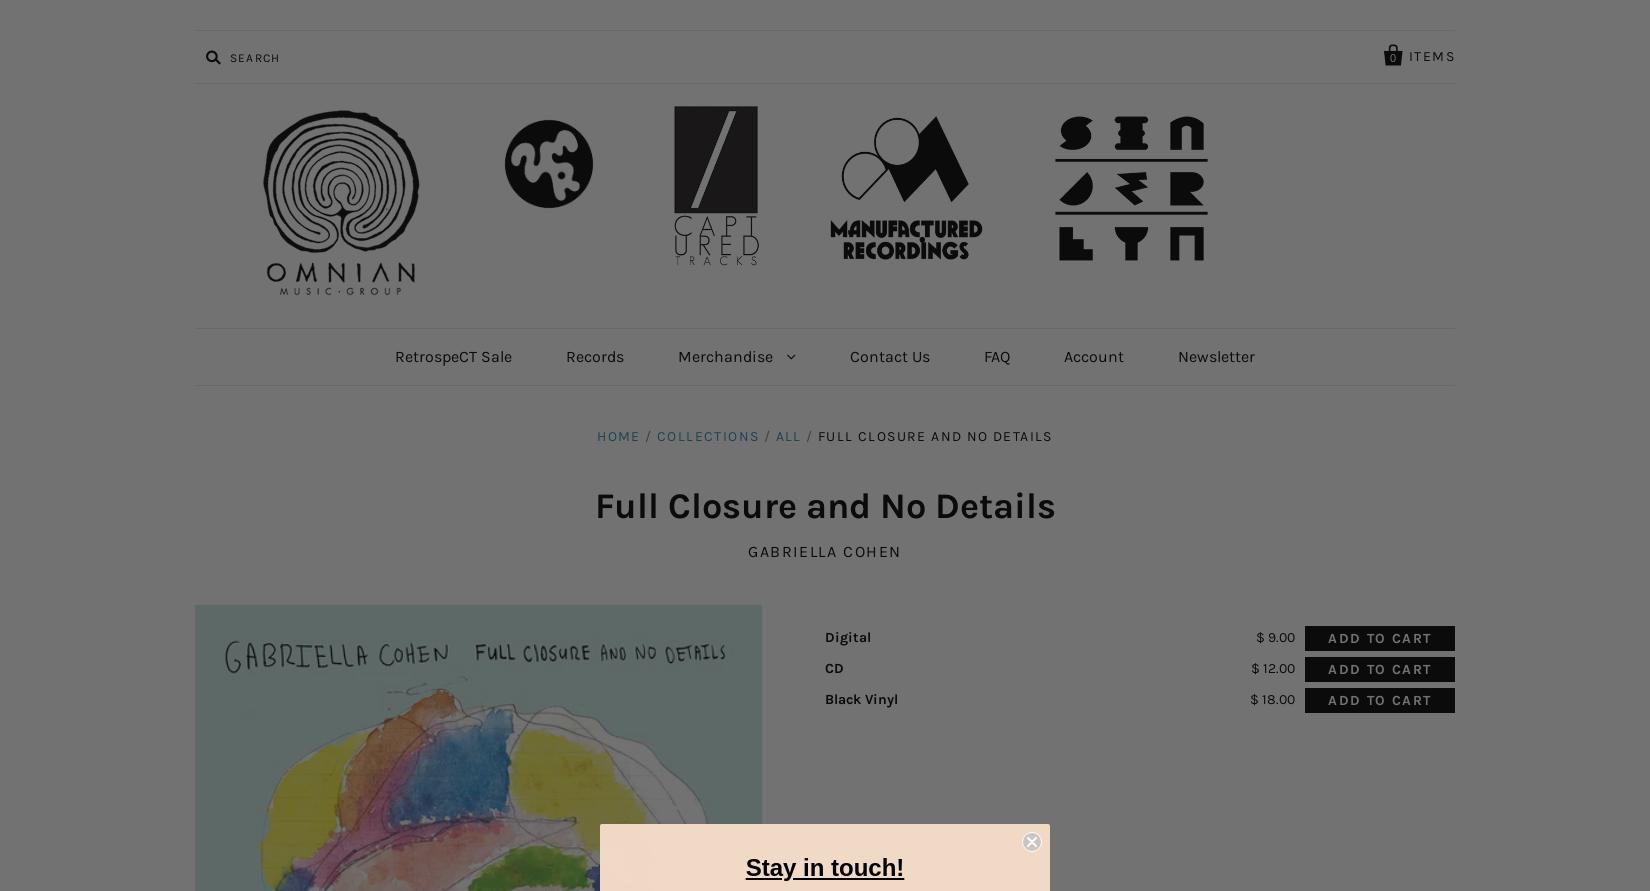 The width and height of the screenshot is (1650, 891). I want to click on 'Gabriella Cohen', so click(746, 550).